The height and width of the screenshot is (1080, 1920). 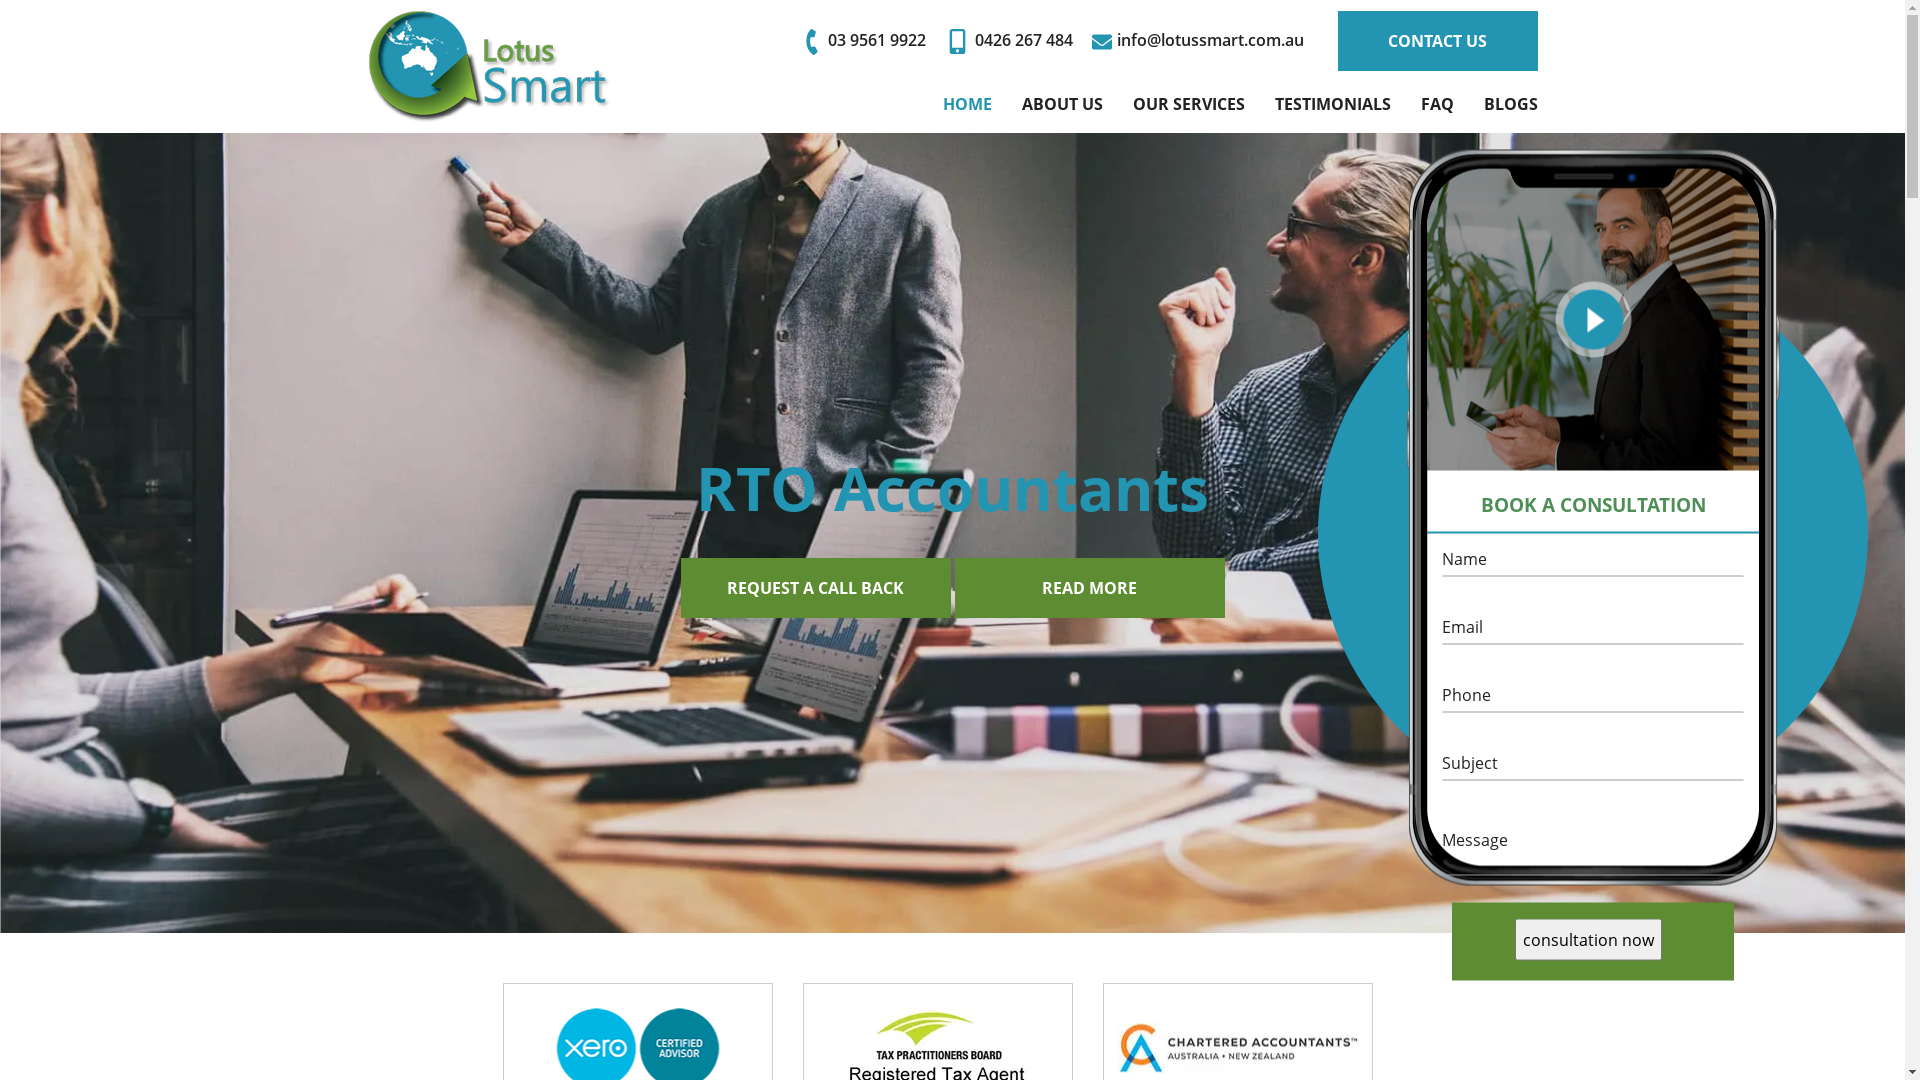 I want to click on 'REQUEST A CALL BACK', so click(x=815, y=627).